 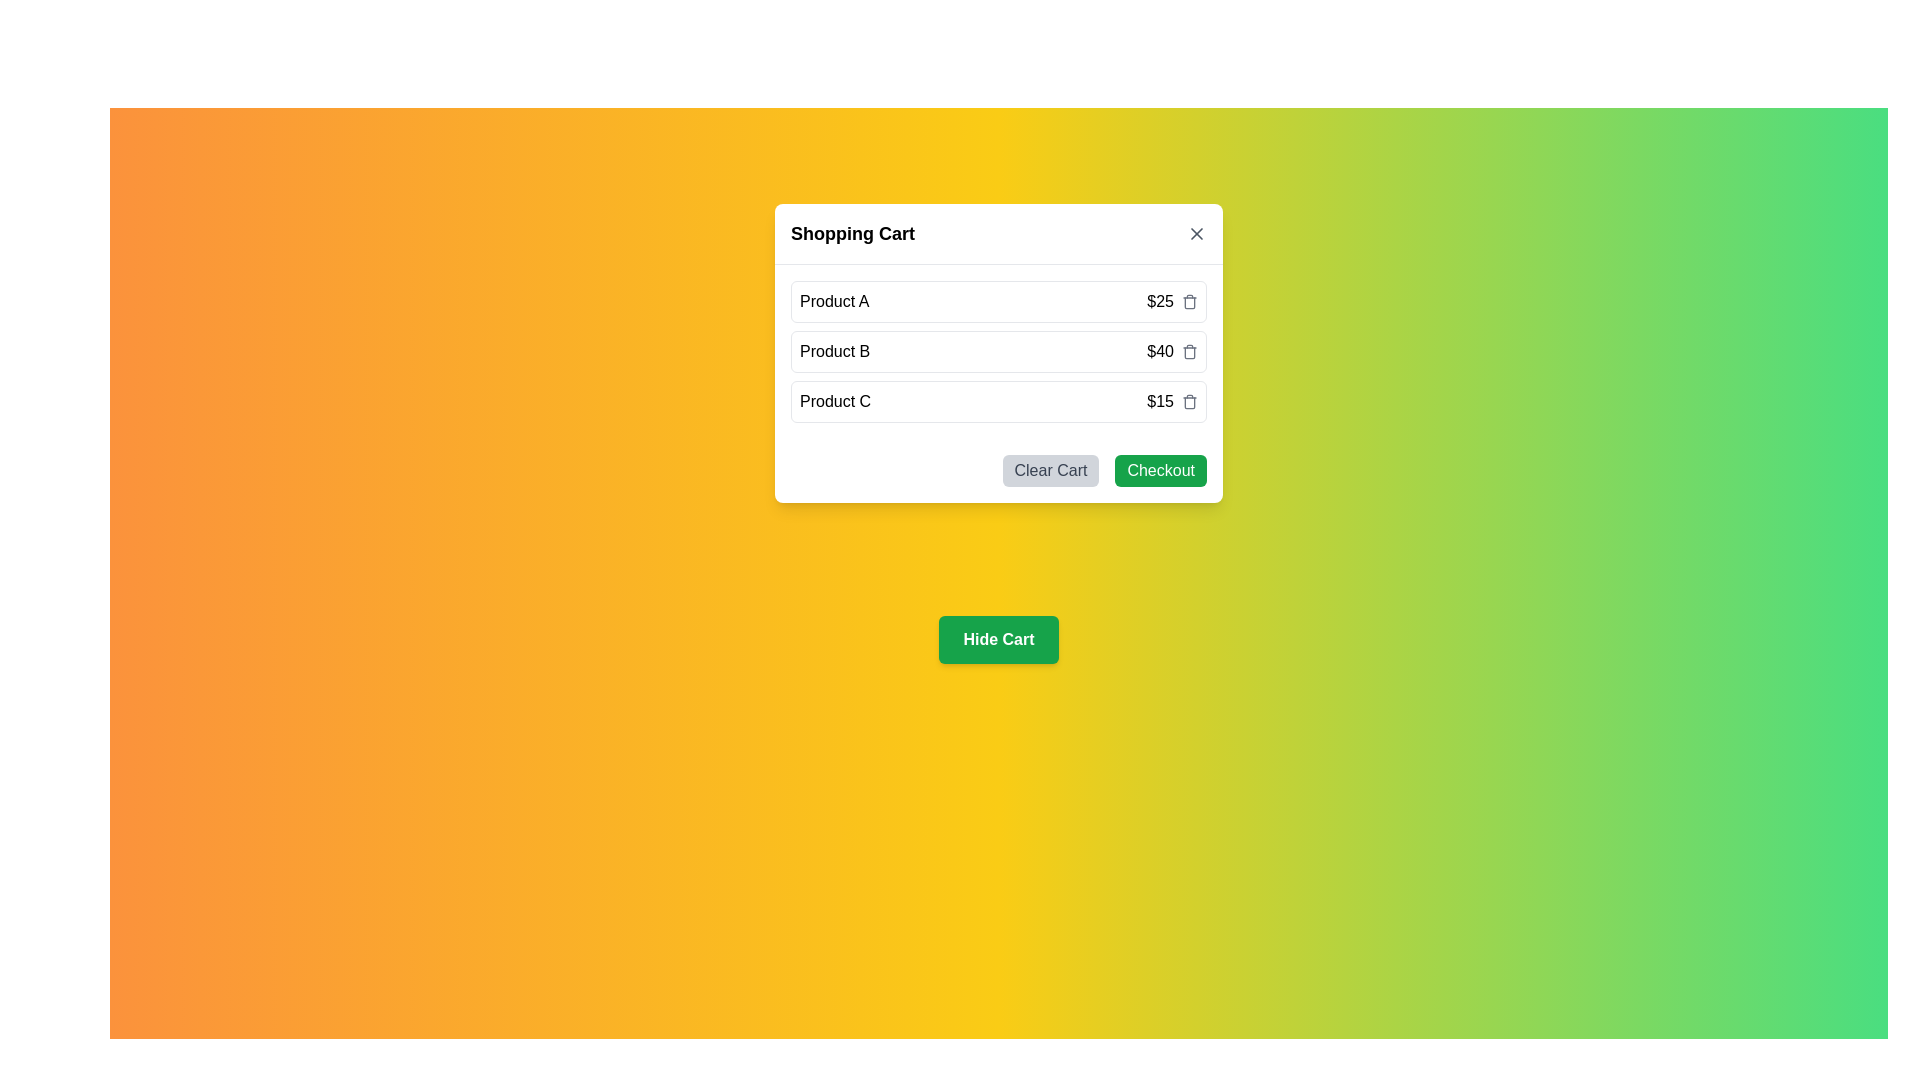 What do you see at coordinates (998, 301) in the screenshot?
I see `the price '$25' or the product name 'Product A' in the first item row of the shopping cart modal` at bounding box center [998, 301].